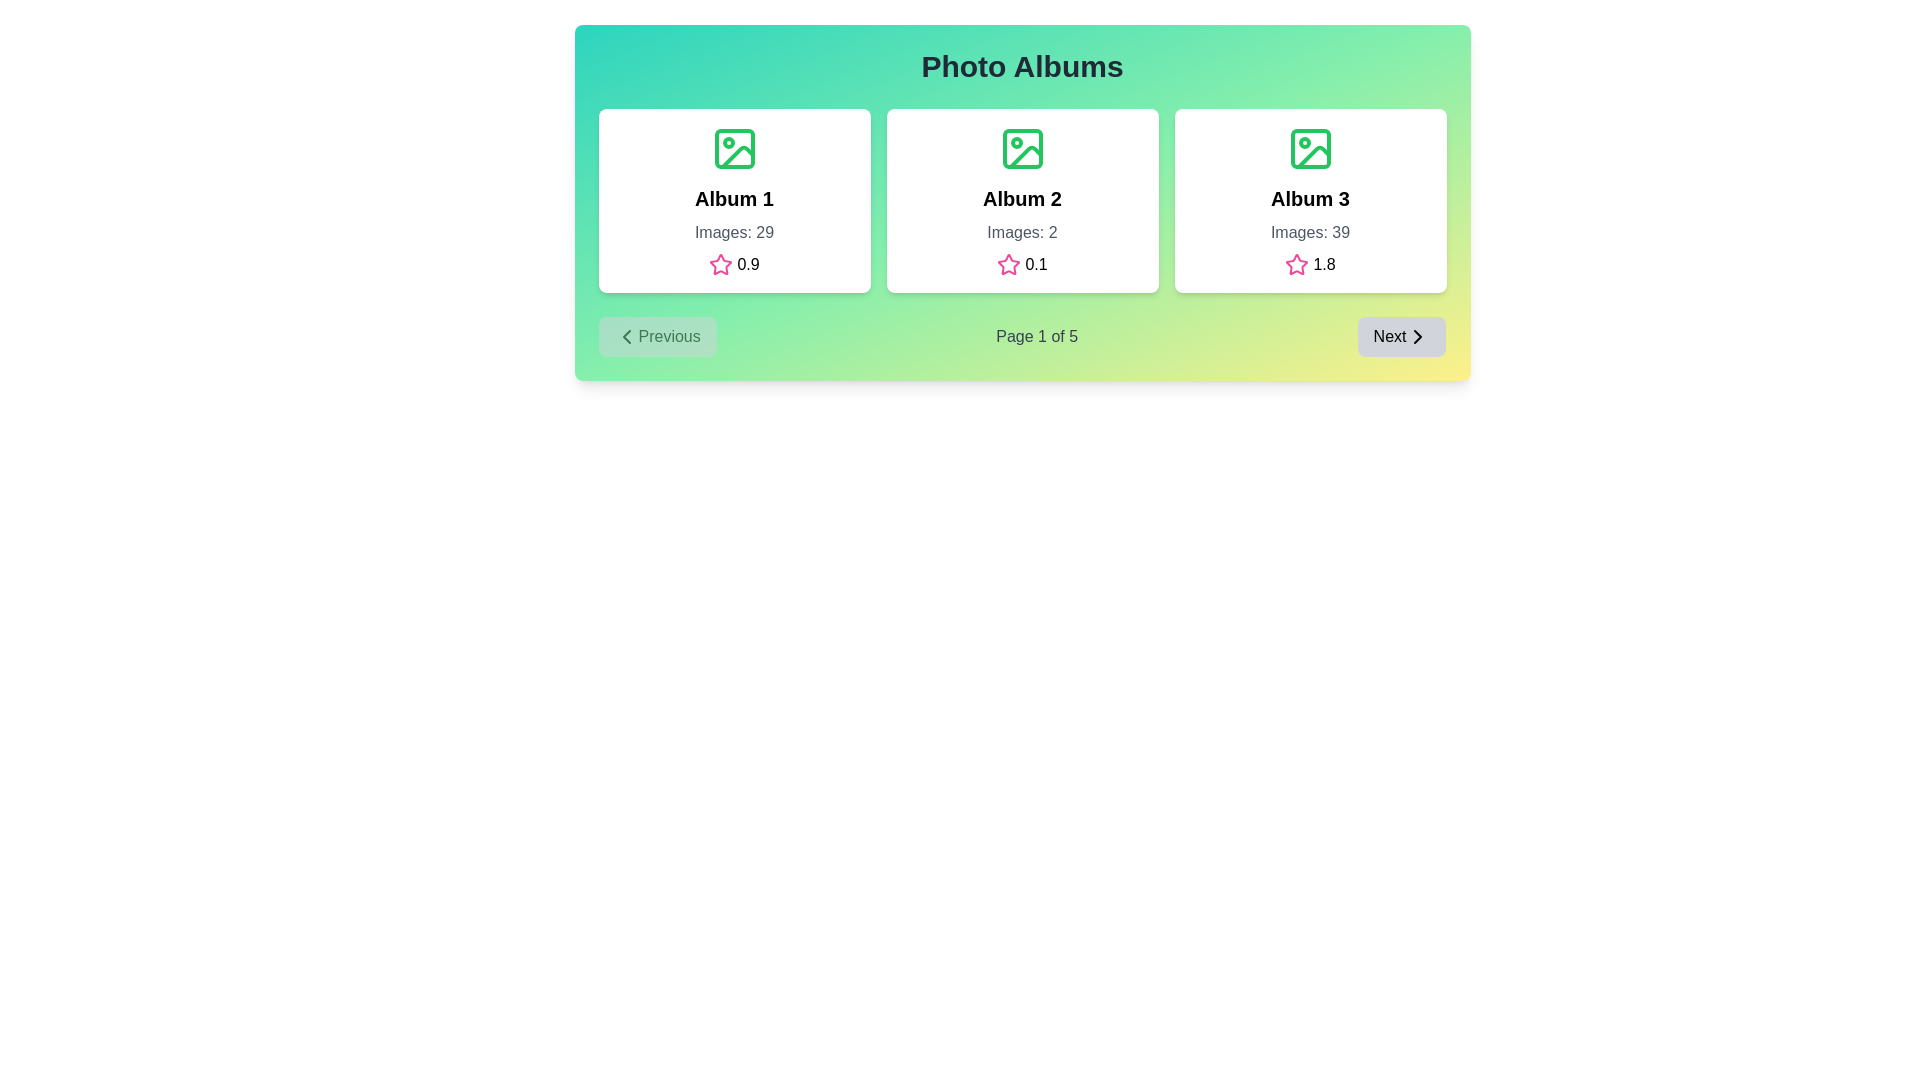  What do you see at coordinates (1009, 264) in the screenshot?
I see `the Icon (rating star) located in the middle card titled 'Album 2', under the image count 'Images: 2'` at bounding box center [1009, 264].